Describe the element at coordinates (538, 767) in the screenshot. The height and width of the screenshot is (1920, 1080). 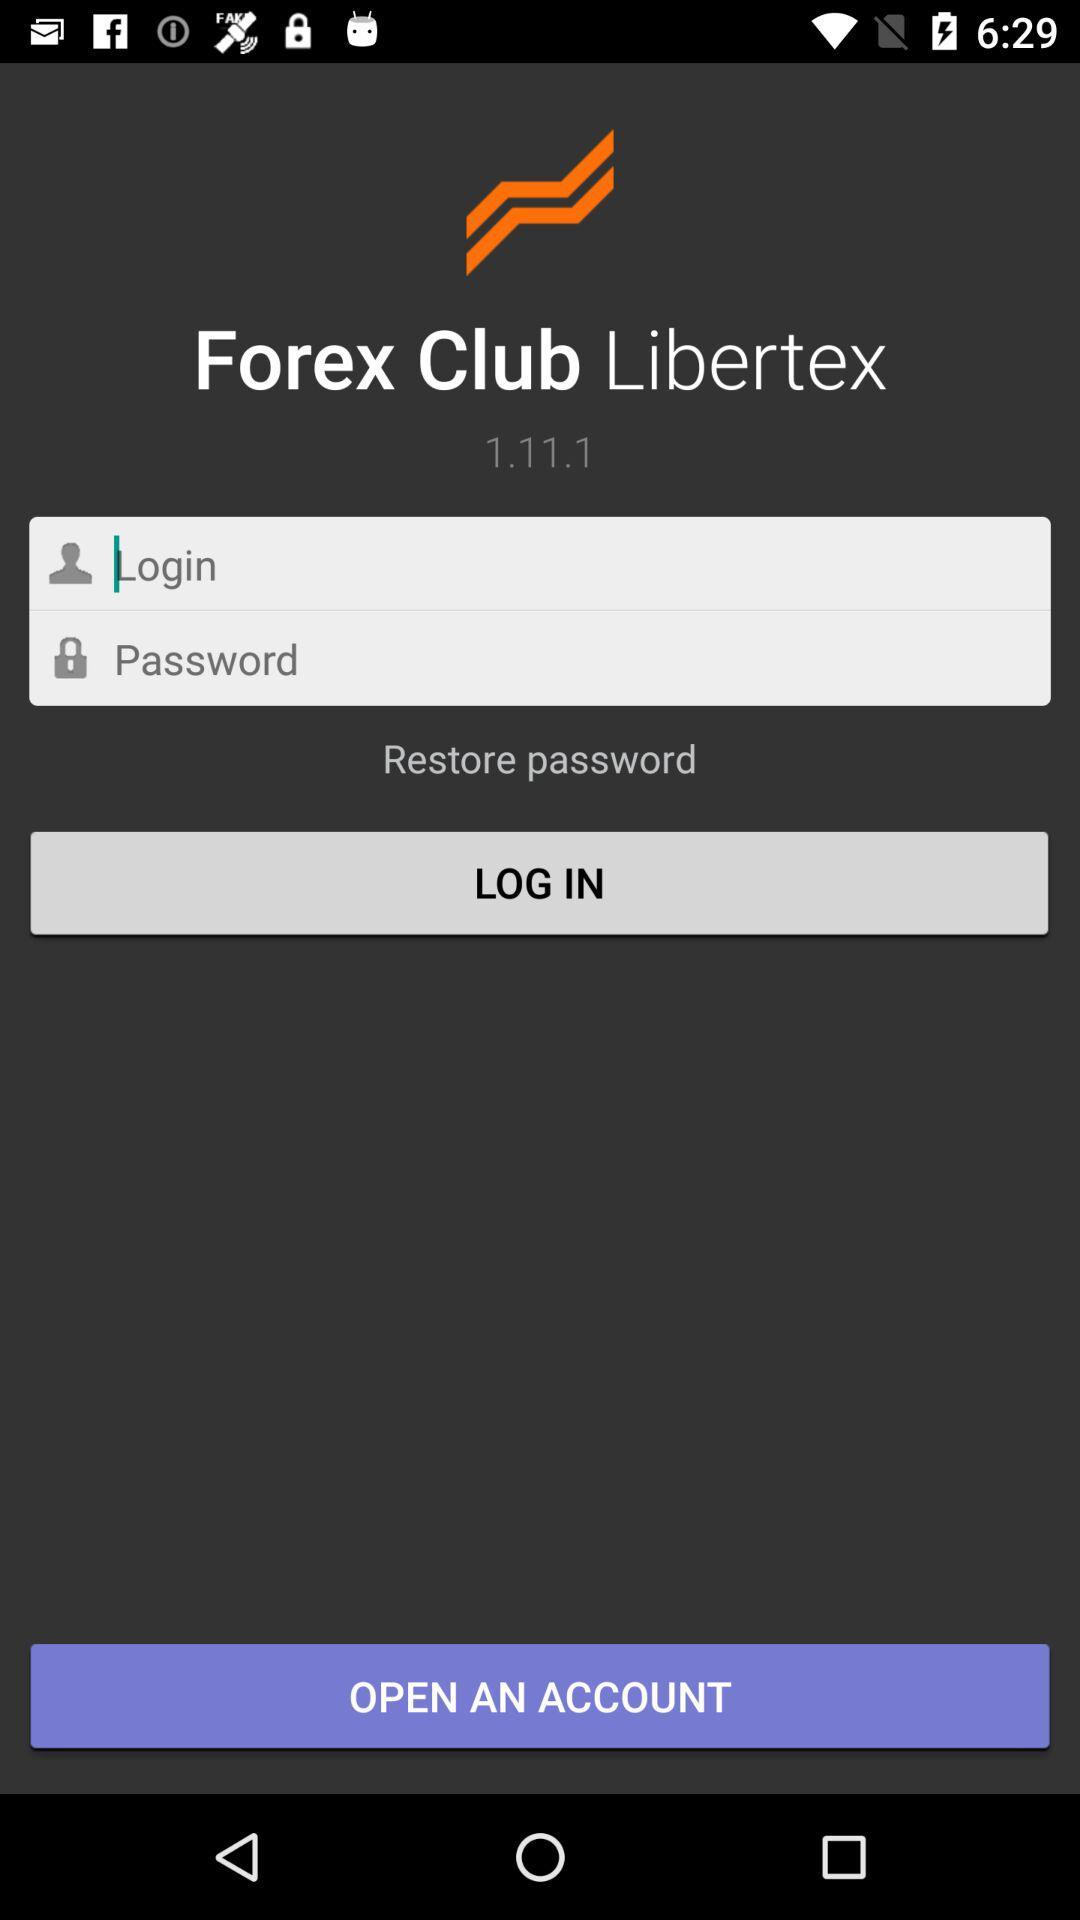
I see `the restore password` at that location.